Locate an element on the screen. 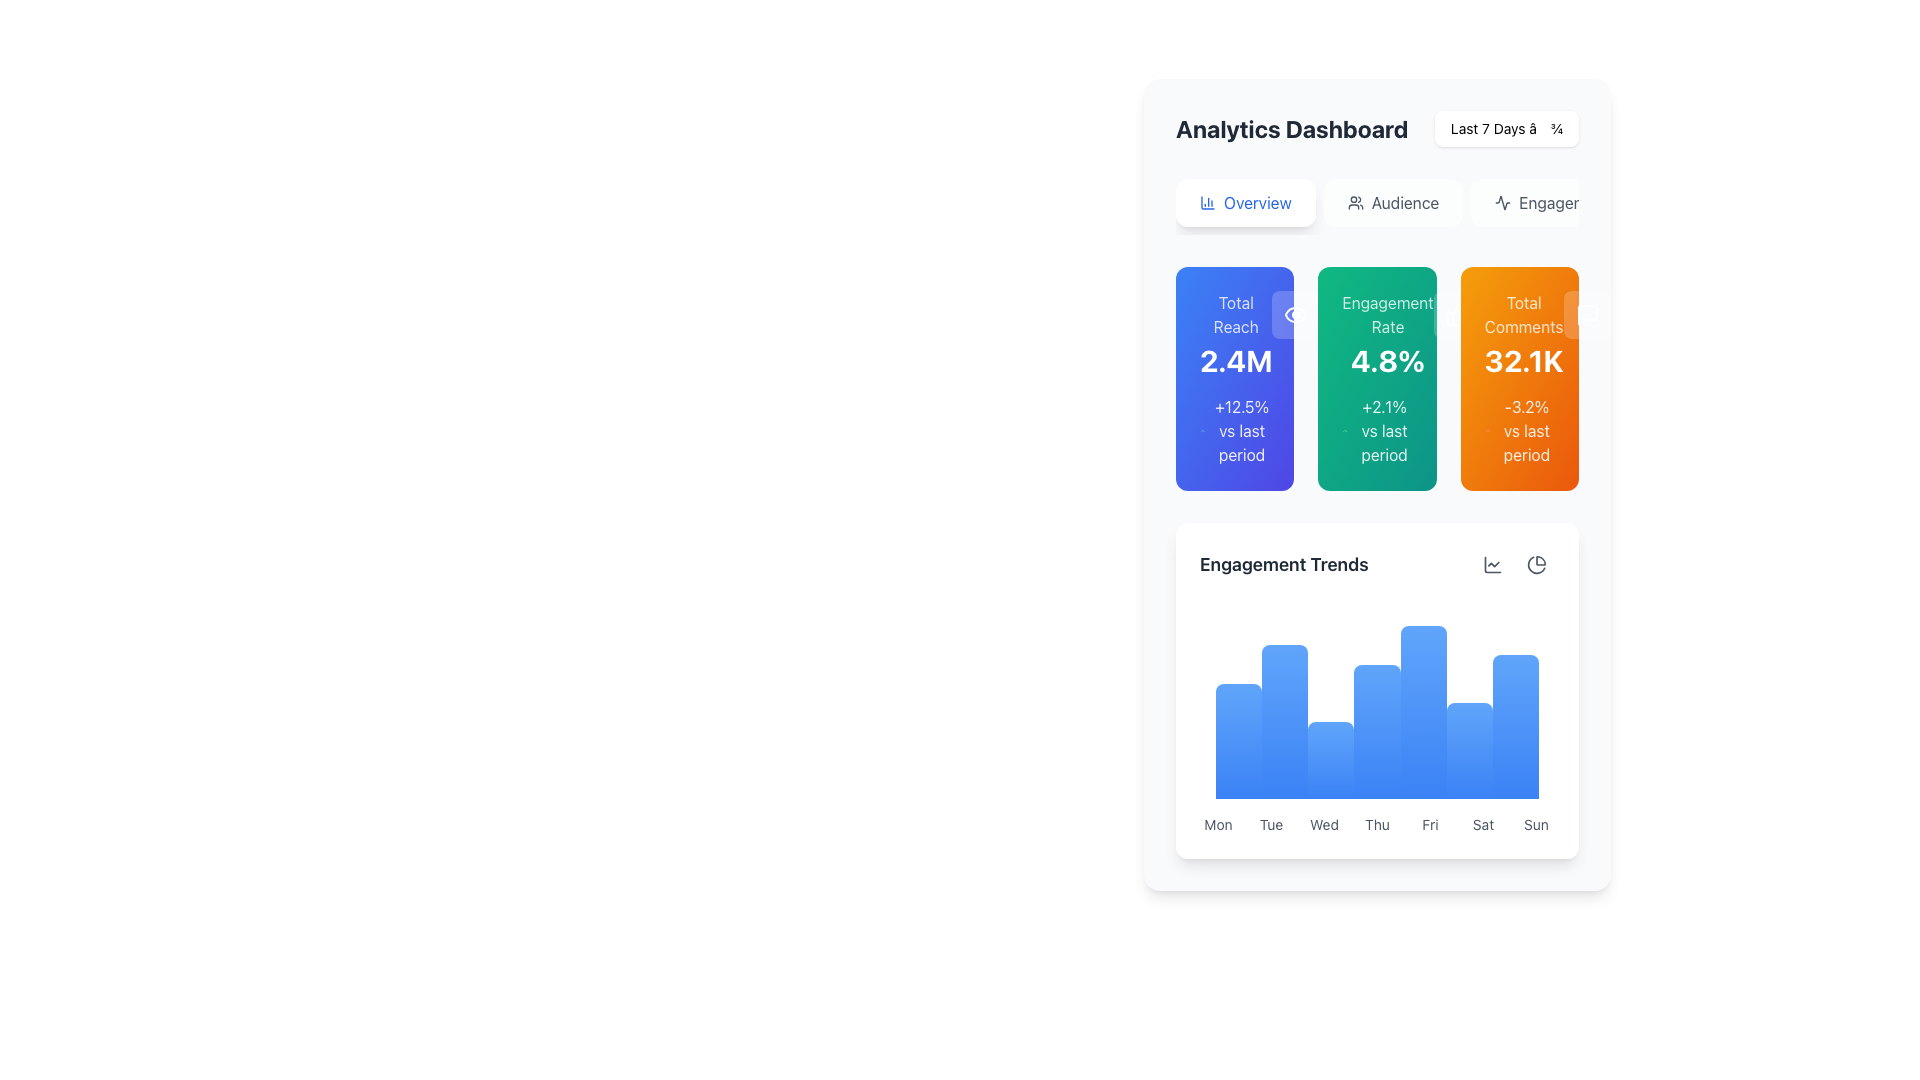 Image resolution: width=1920 pixels, height=1080 pixels. the second vertical bar in the 'Engagement Trends' section of the dashboard, which has a gradient color transitioning from blue at the bottom to light blue at the top and is rounded at the top is located at coordinates (1285, 722).